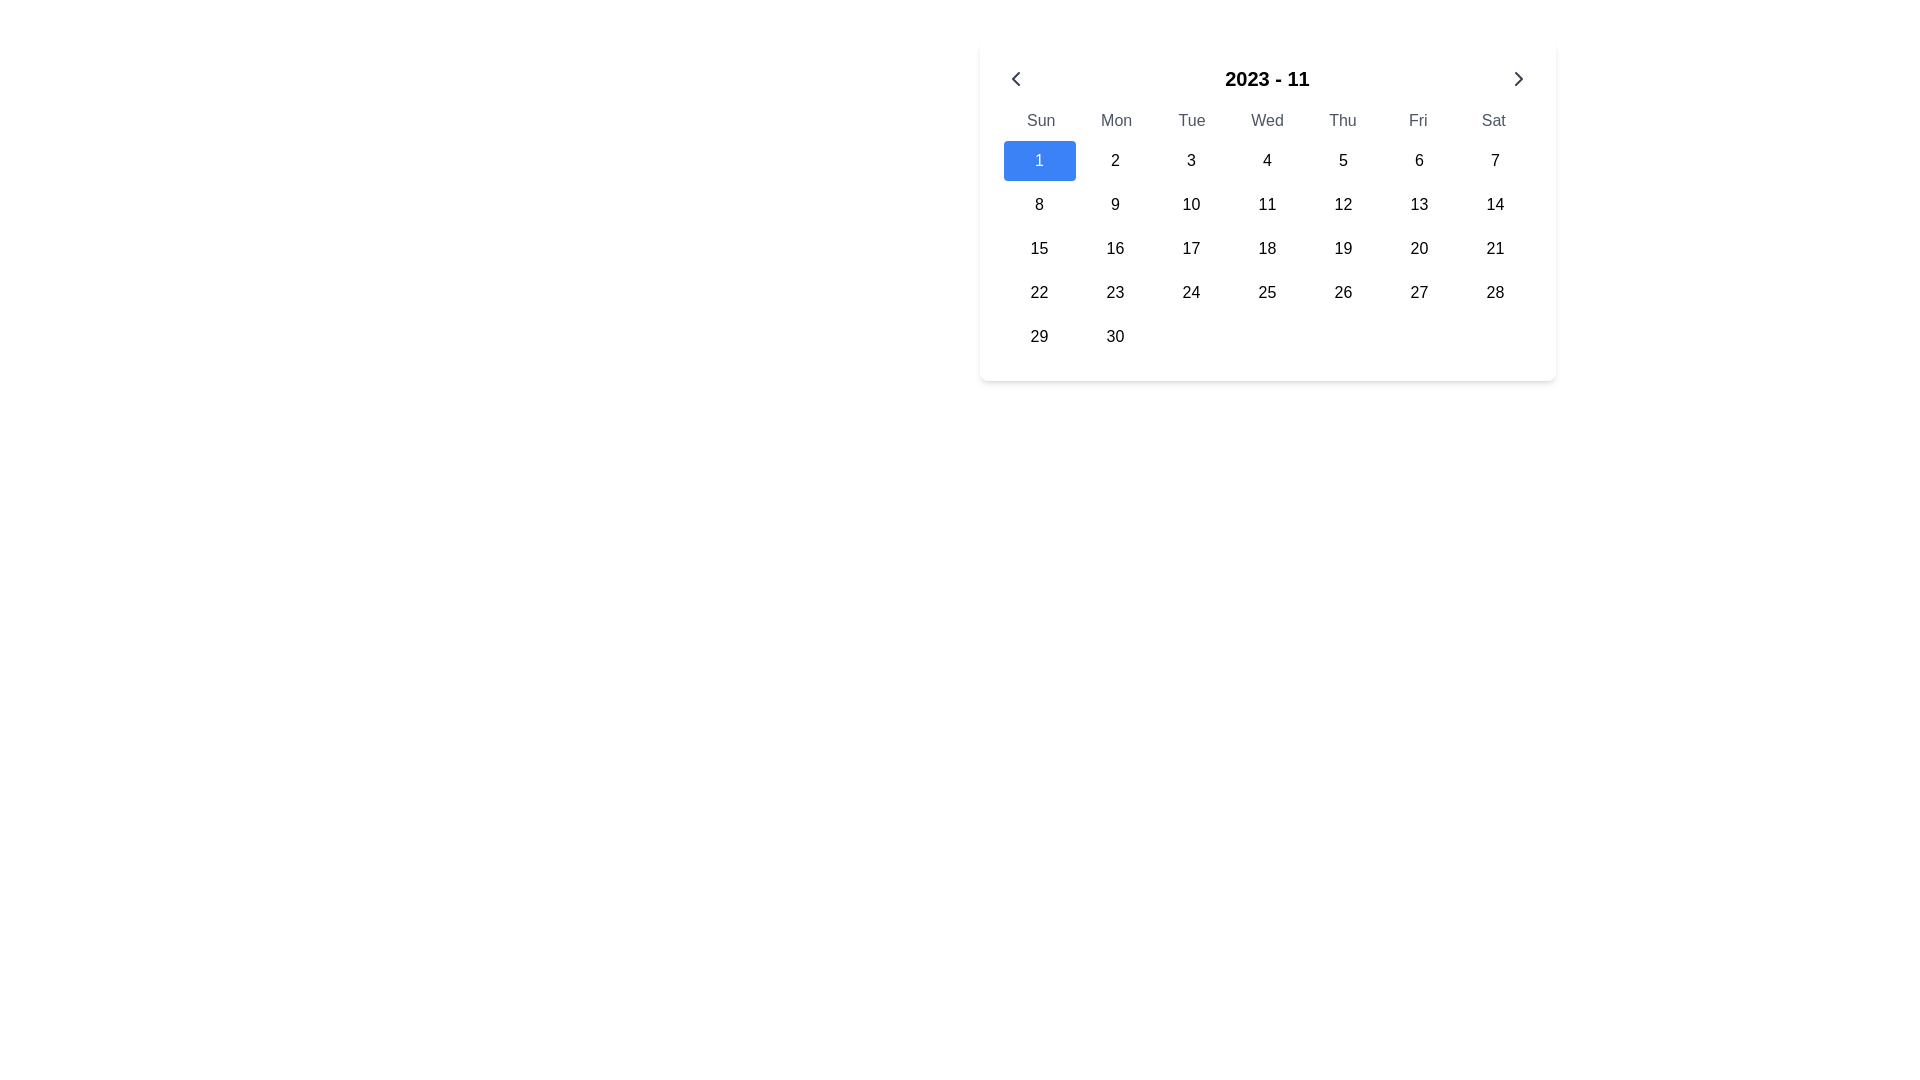 This screenshot has height=1080, width=1920. What do you see at coordinates (1266, 204) in the screenshot?
I see `the square button with rounded corners containing the text '11'` at bounding box center [1266, 204].